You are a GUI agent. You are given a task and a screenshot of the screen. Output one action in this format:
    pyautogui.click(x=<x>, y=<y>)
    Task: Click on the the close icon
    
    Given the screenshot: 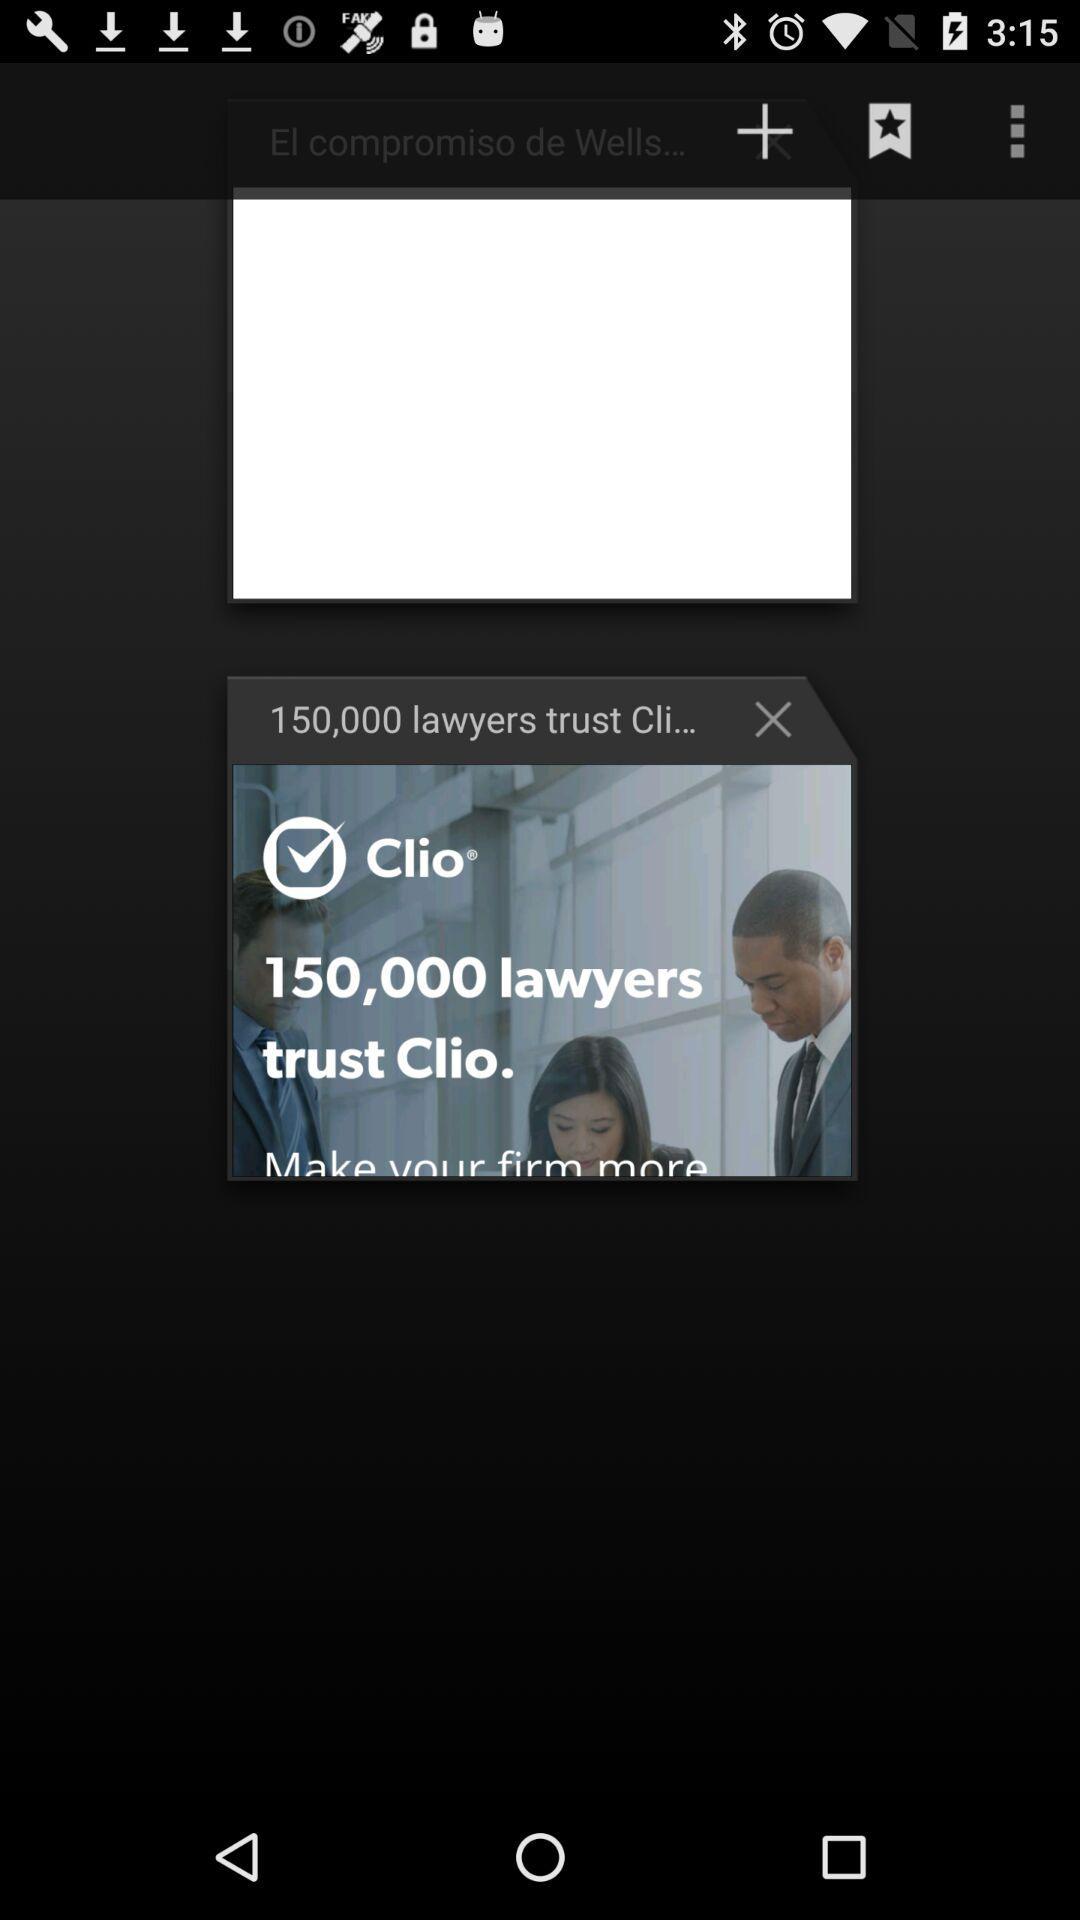 What is the action you would take?
    pyautogui.click(x=782, y=767)
    